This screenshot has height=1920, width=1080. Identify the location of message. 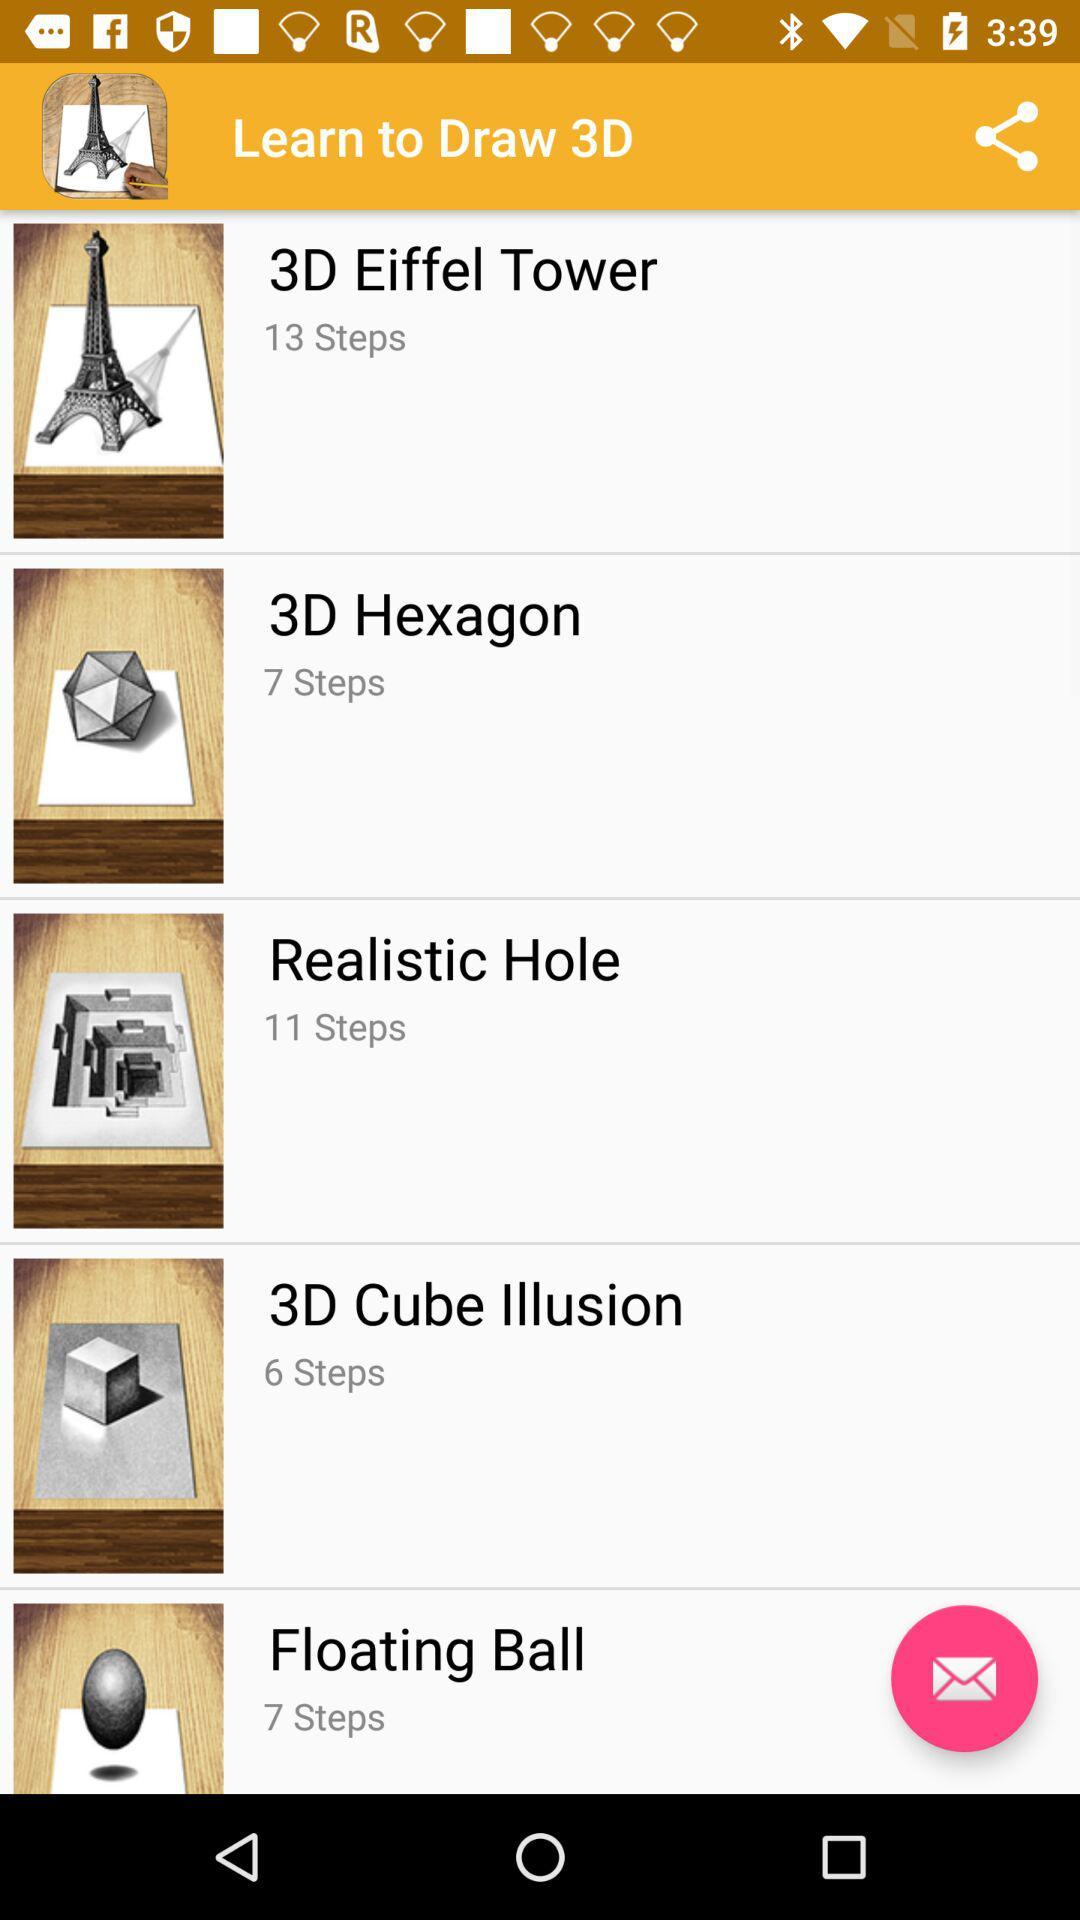
(963, 1678).